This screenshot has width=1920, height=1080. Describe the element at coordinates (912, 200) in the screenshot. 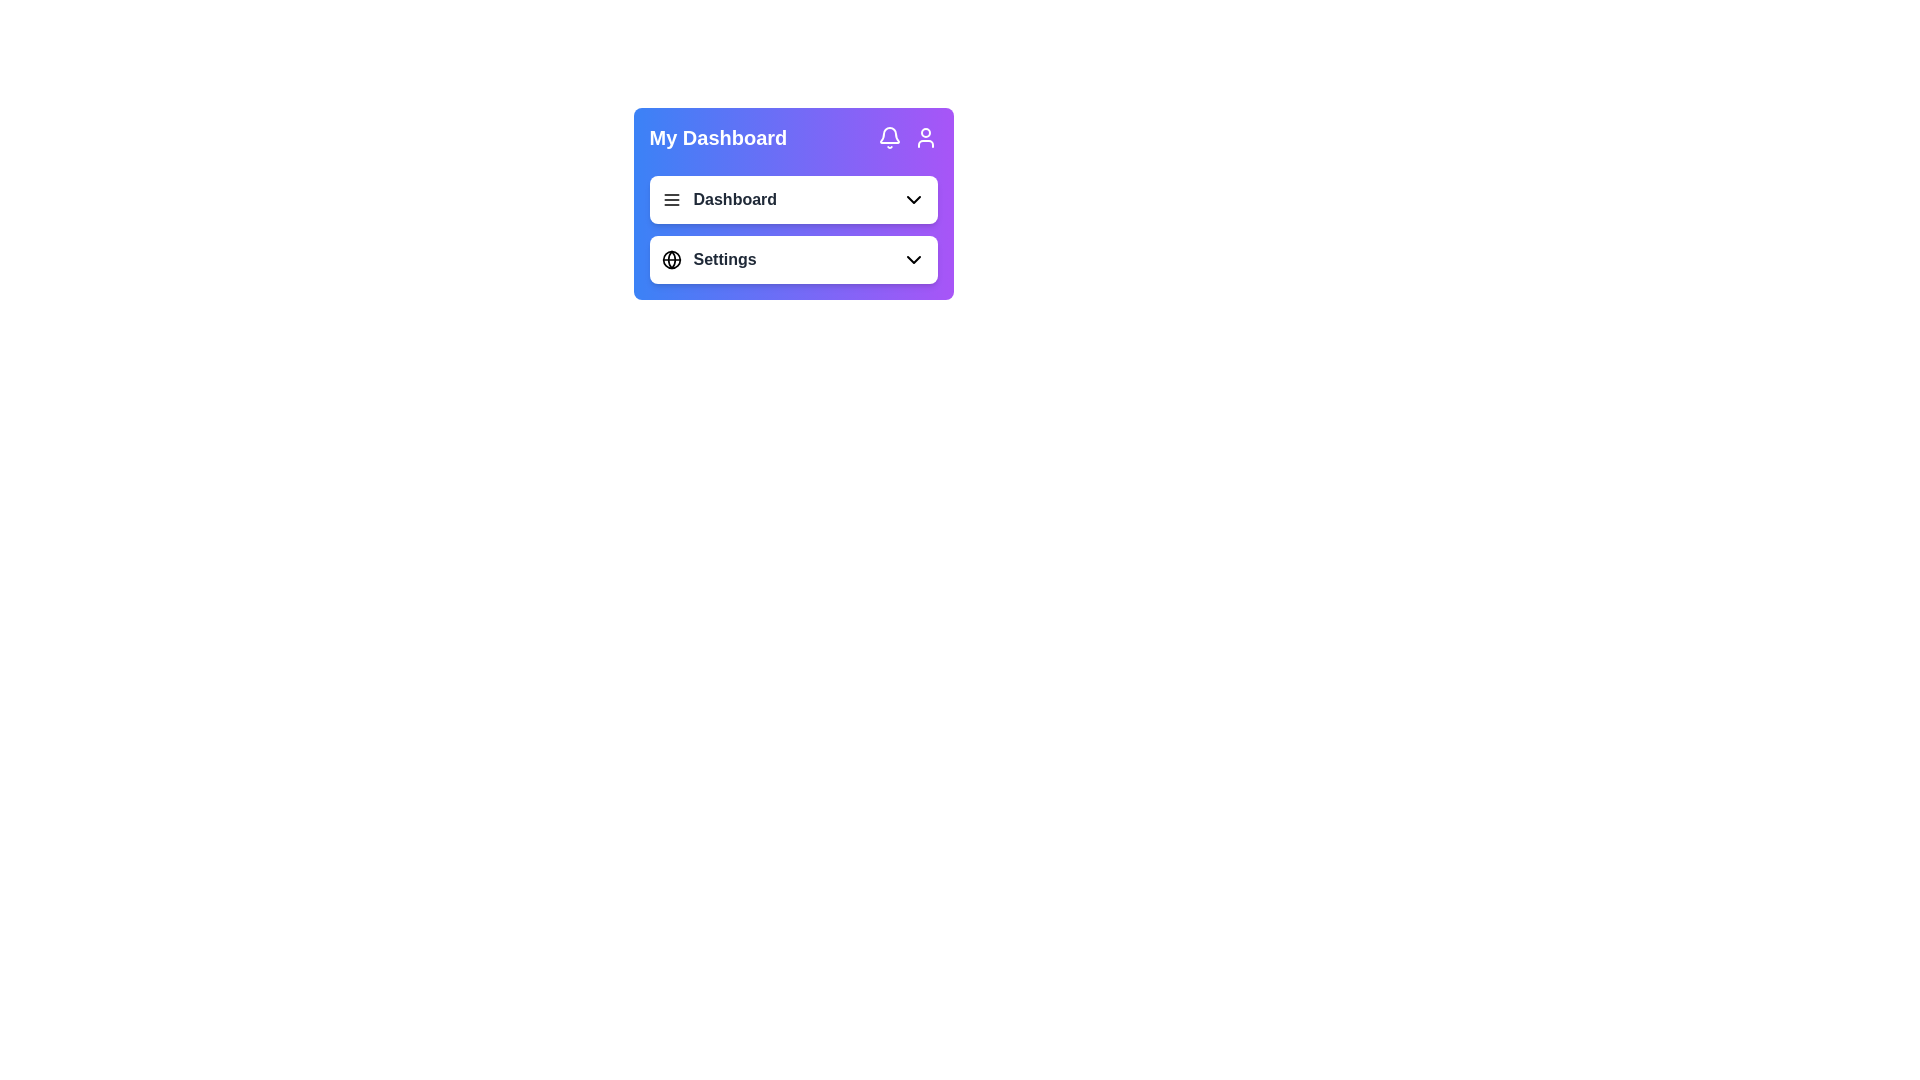

I see `the Dropdown Indicator Icon located to the far right within the 'Dashboard' section` at that location.